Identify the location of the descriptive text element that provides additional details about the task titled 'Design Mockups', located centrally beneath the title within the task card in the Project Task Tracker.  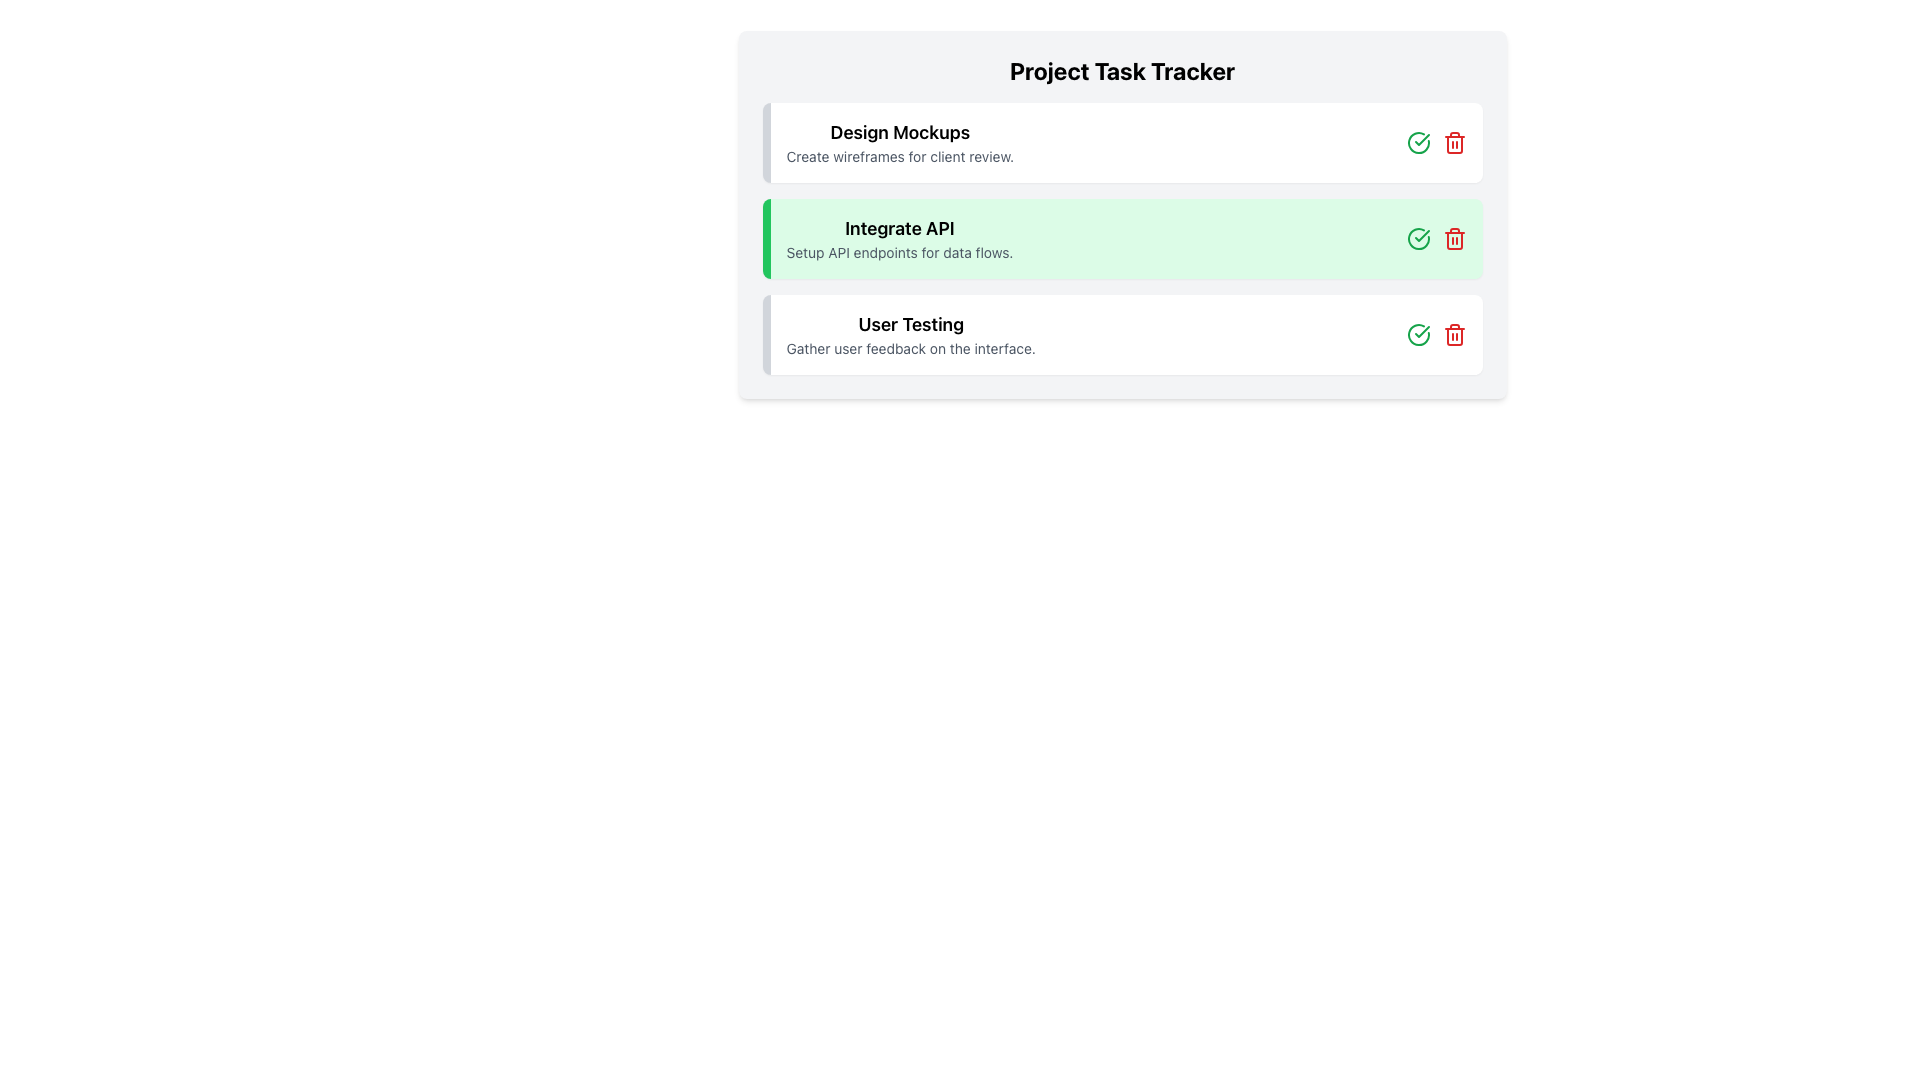
(899, 156).